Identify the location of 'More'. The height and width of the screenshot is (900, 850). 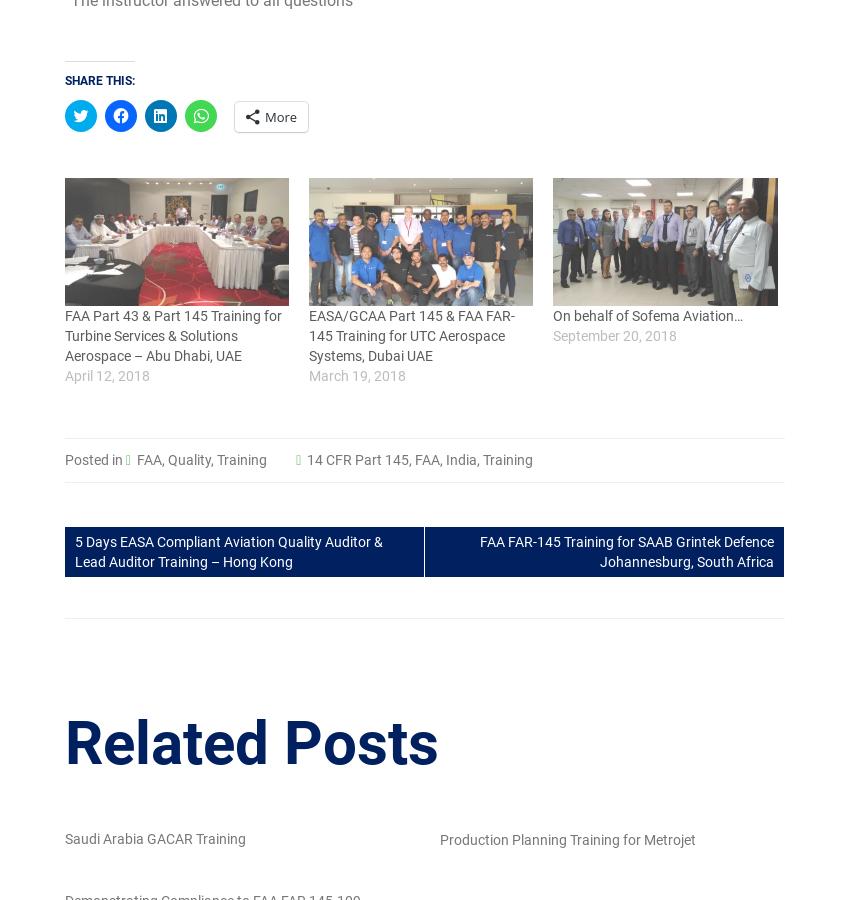
(279, 117).